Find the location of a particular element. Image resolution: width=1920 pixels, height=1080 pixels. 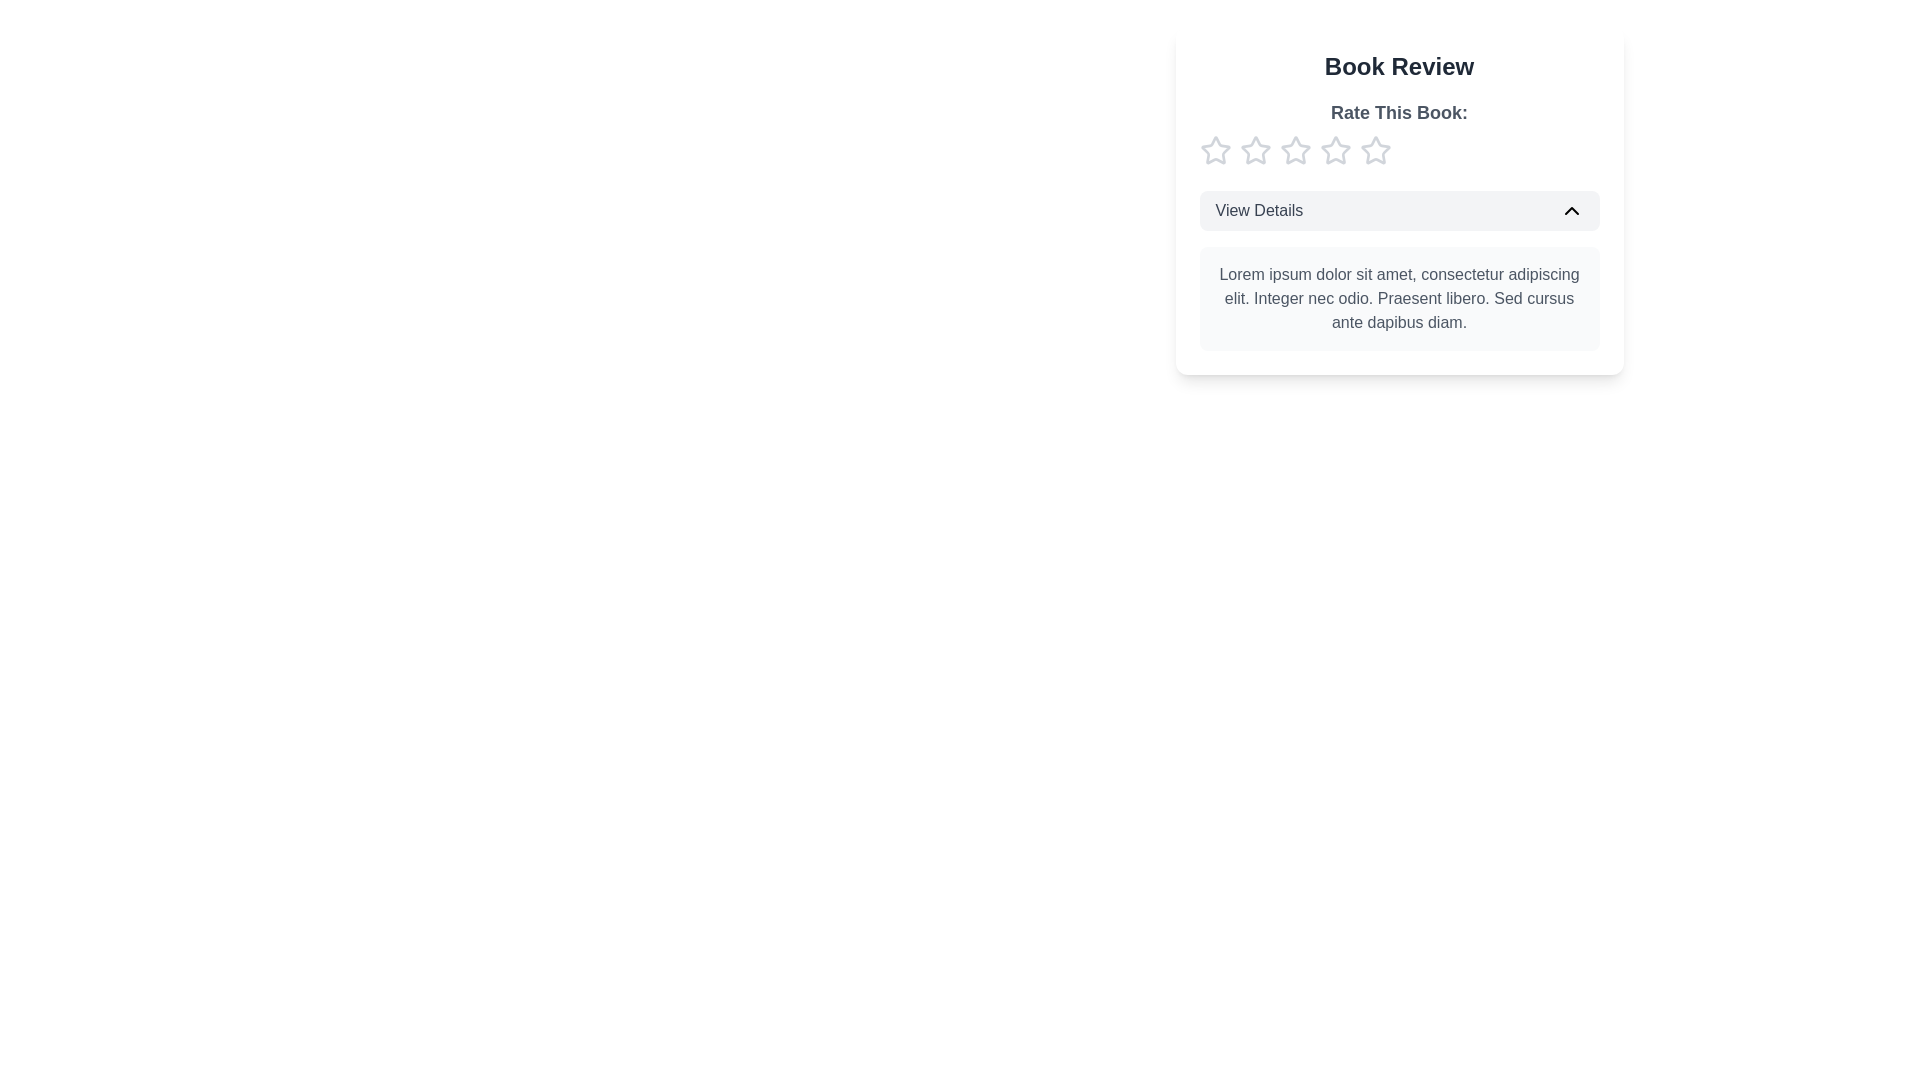

the third hollow star icon in gray color is located at coordinates (1295, 149).